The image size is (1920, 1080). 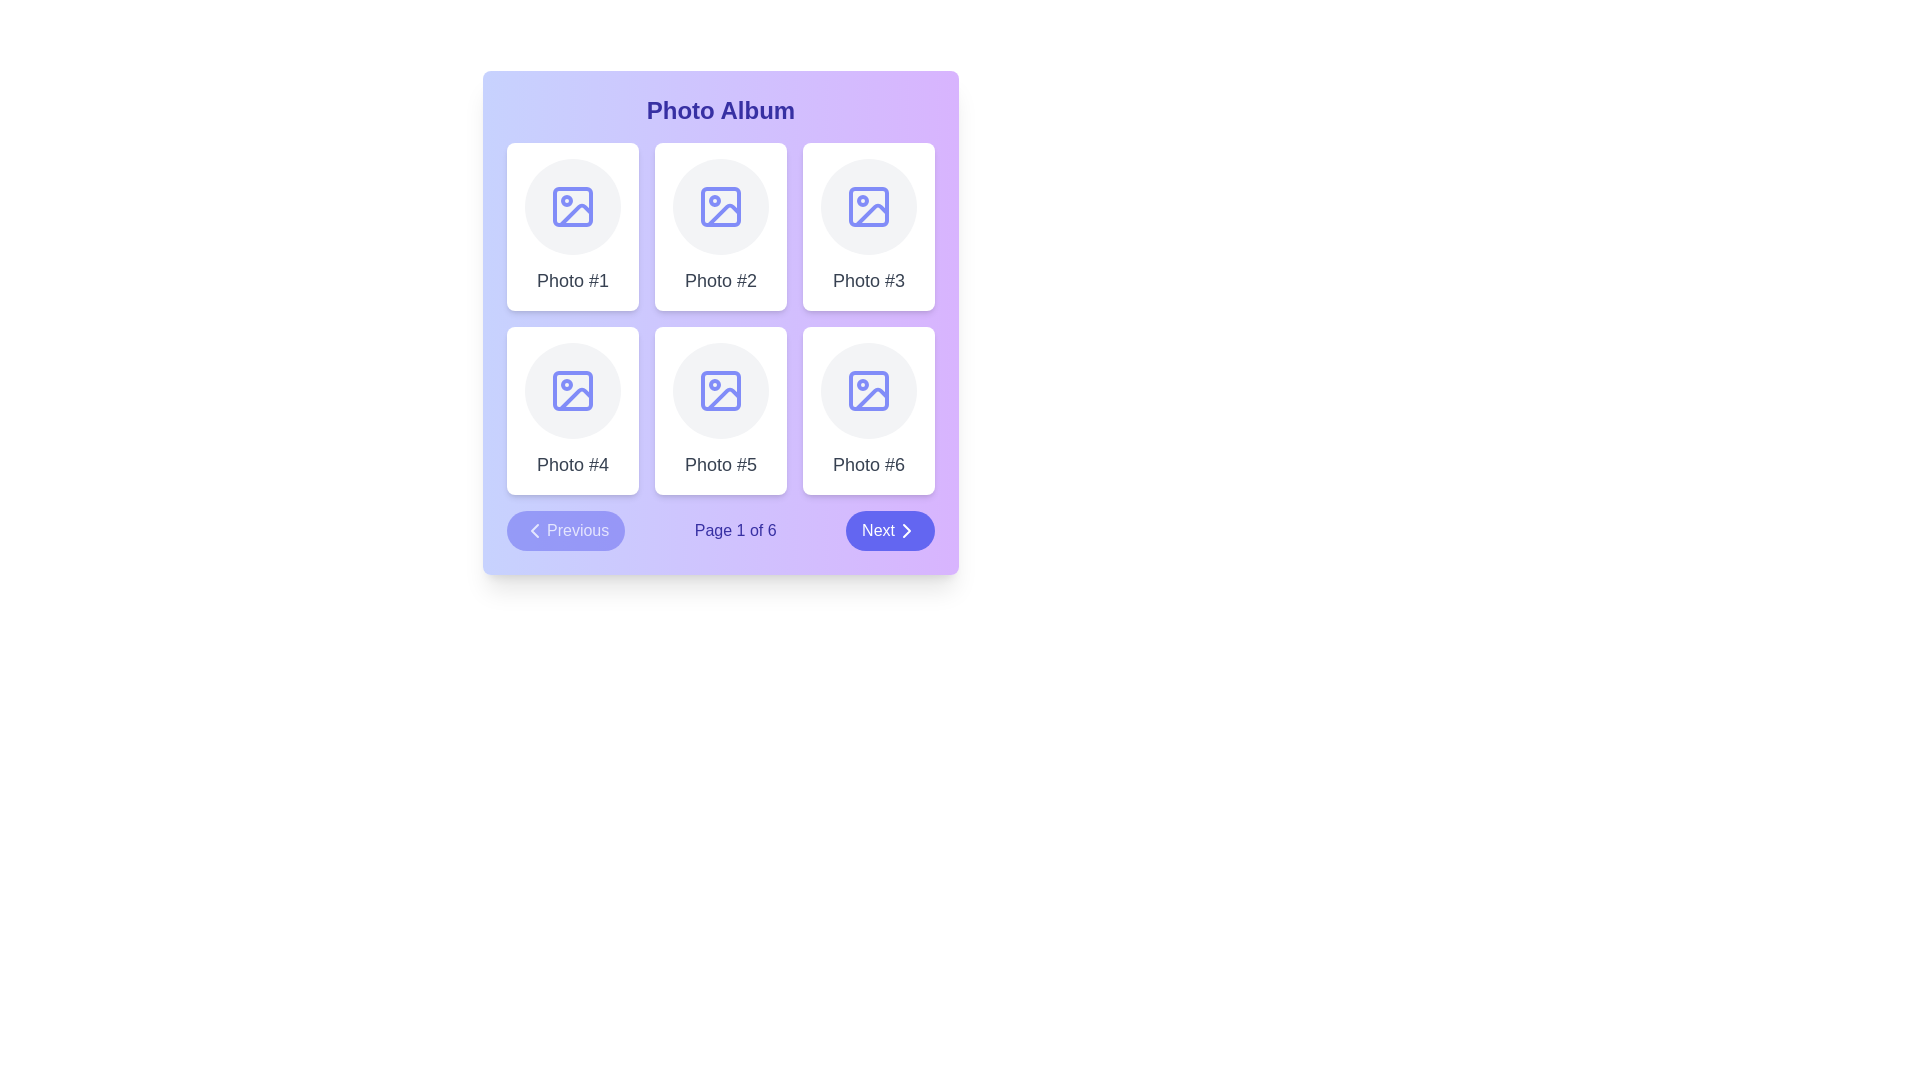 What do you see at coordinates (868, 390) in the screenshot?
I see `the small, square-shaped icon with rounded corners located within the sixth photo frame in a 2x3 grid layout, positioned in the bottom-right corner of the layout` at bounding box center [868, 390].